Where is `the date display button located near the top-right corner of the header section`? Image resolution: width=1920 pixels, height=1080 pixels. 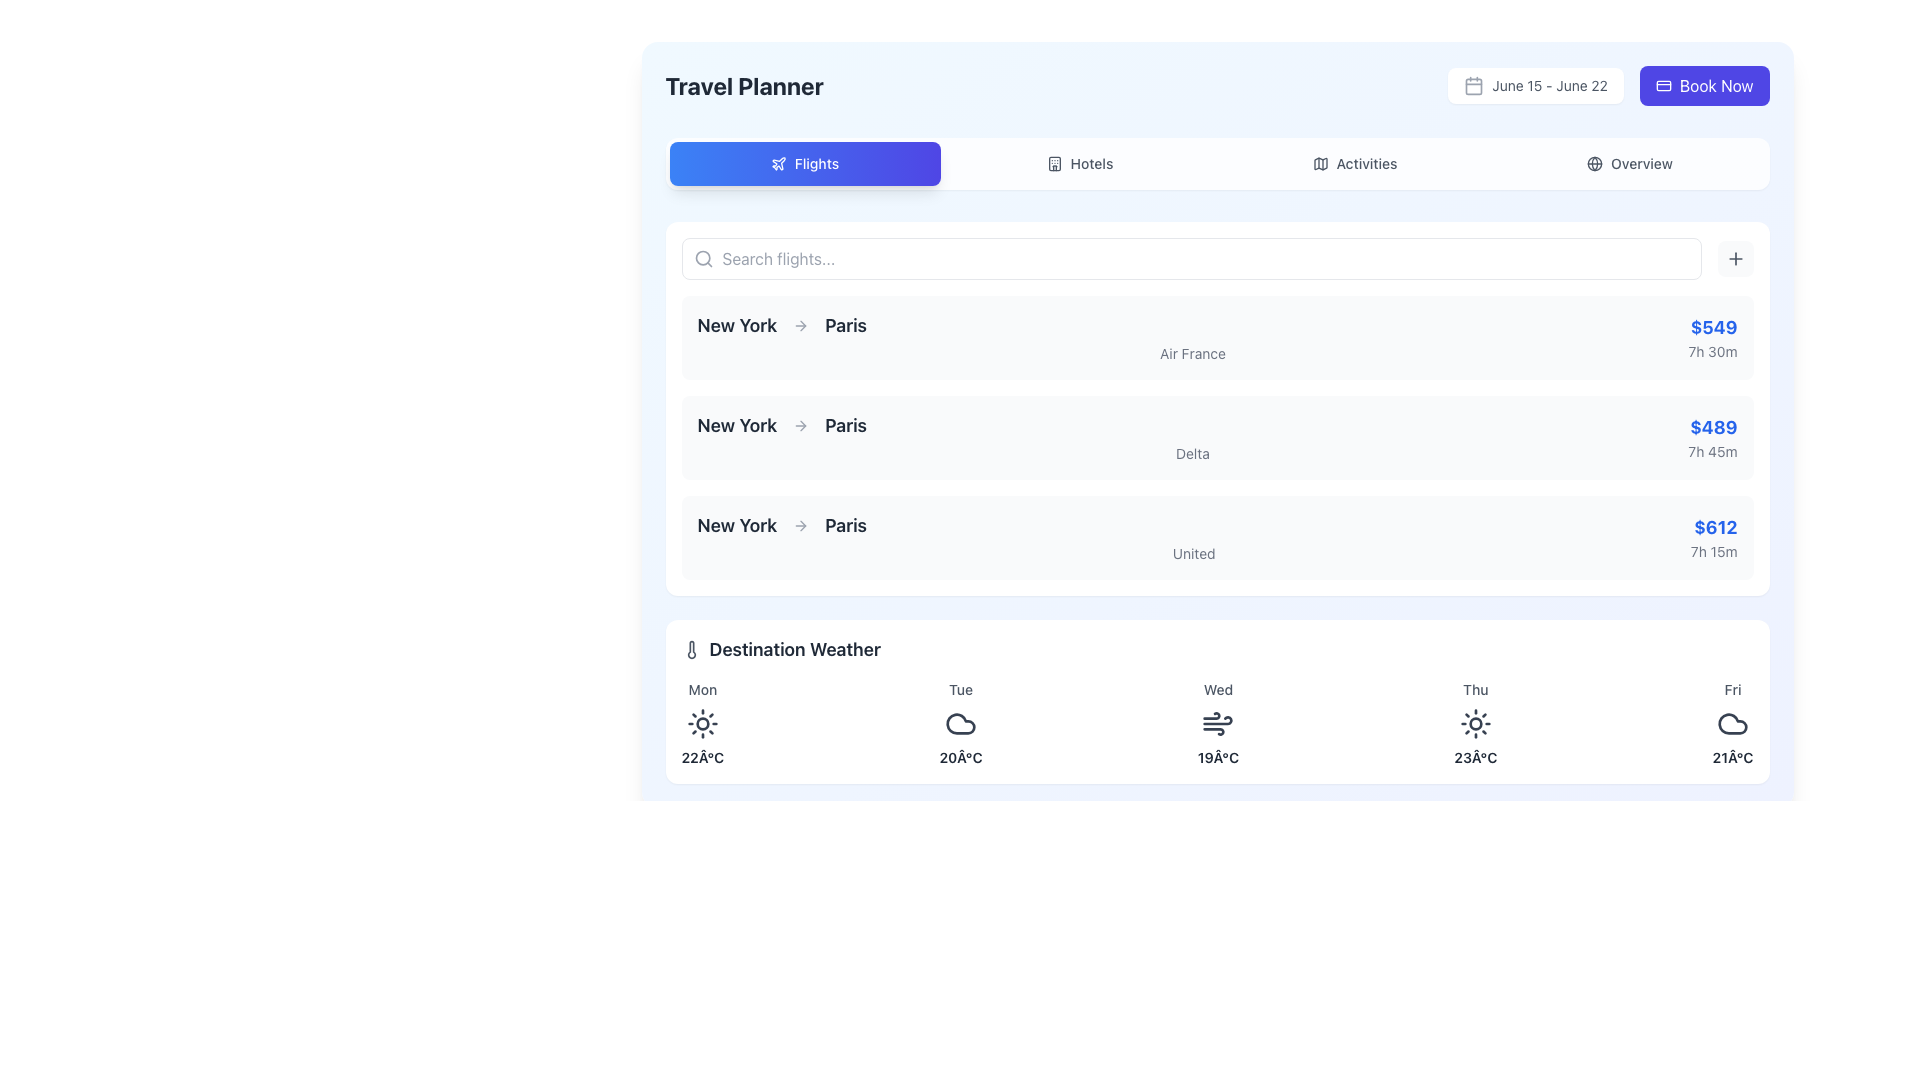 the date display button located near the top-right corner of the header section is located at coordinates (1535, 84).